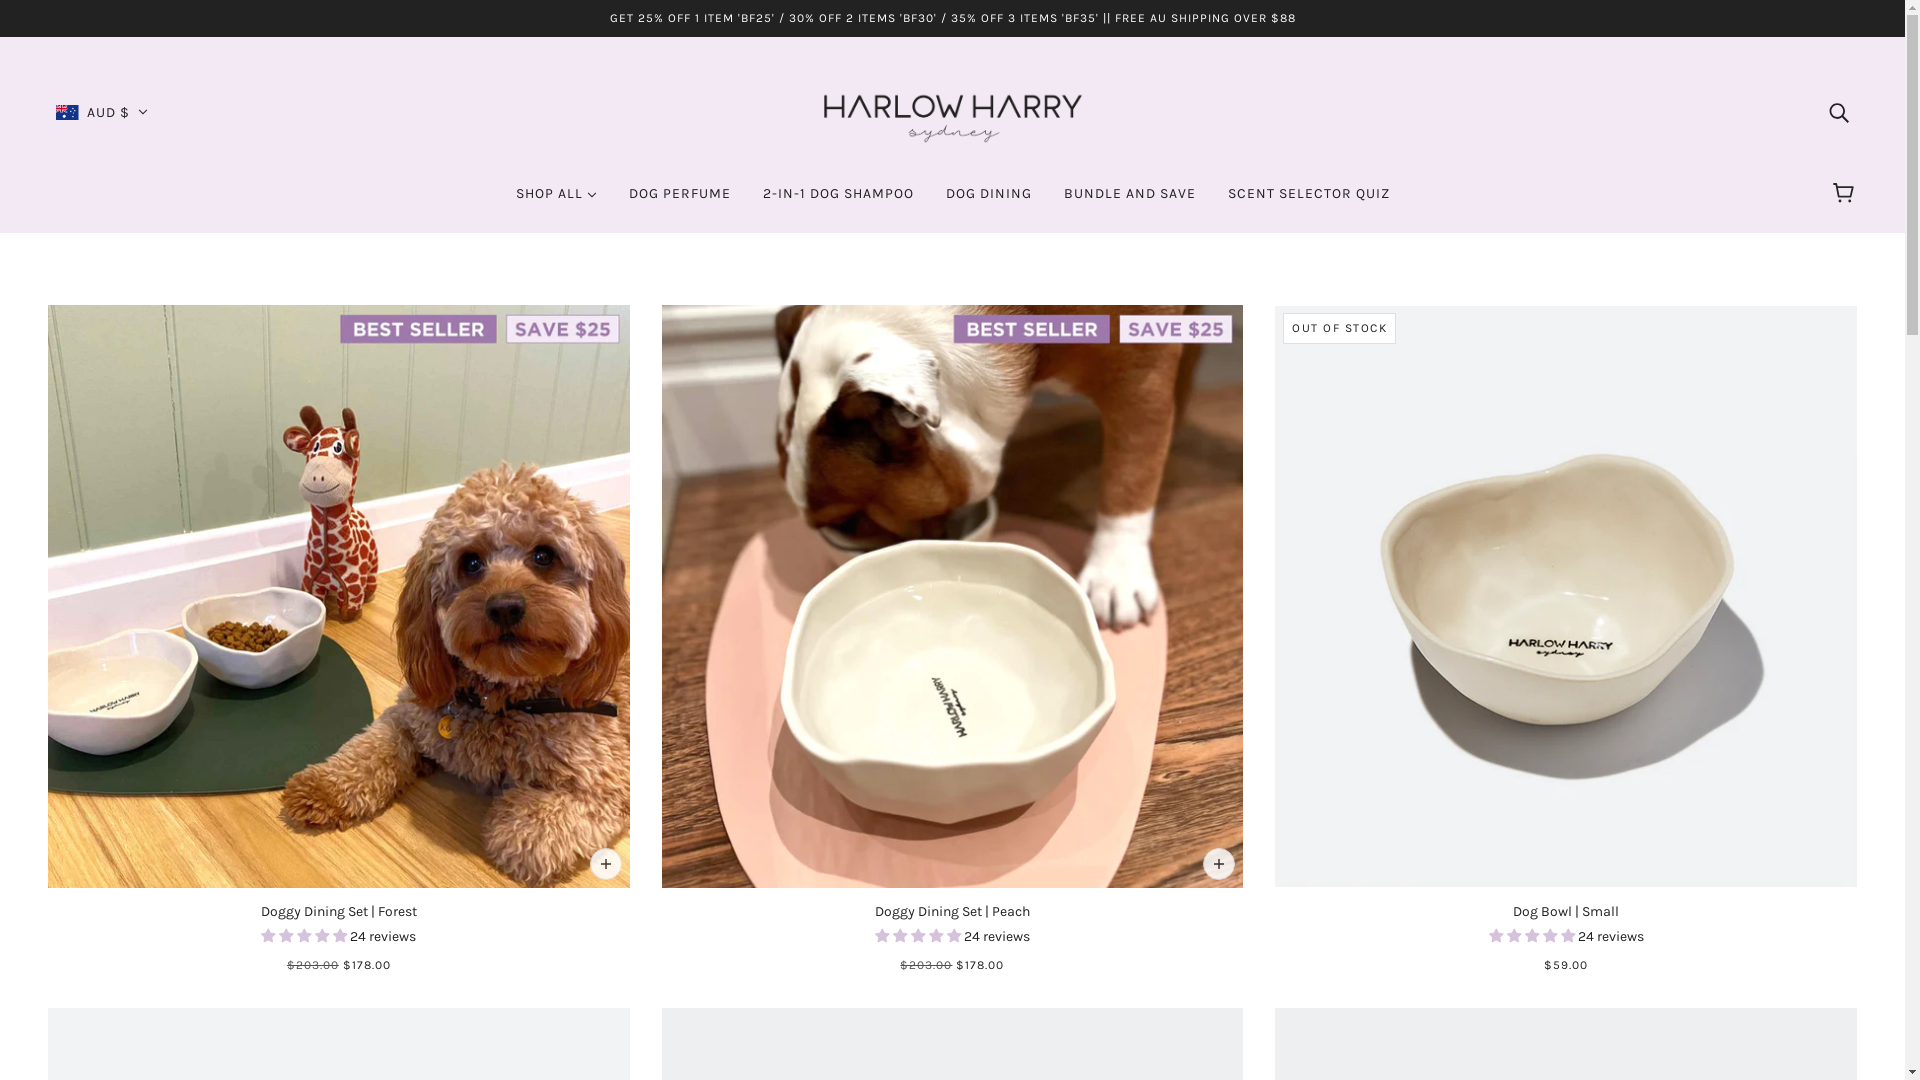 This screenshot has height=1080, width=1920. What do you see at coordinates (819, 110) in the screenshot?
I see `'HARLOW HARRY'` at bounding box center [819, 110].